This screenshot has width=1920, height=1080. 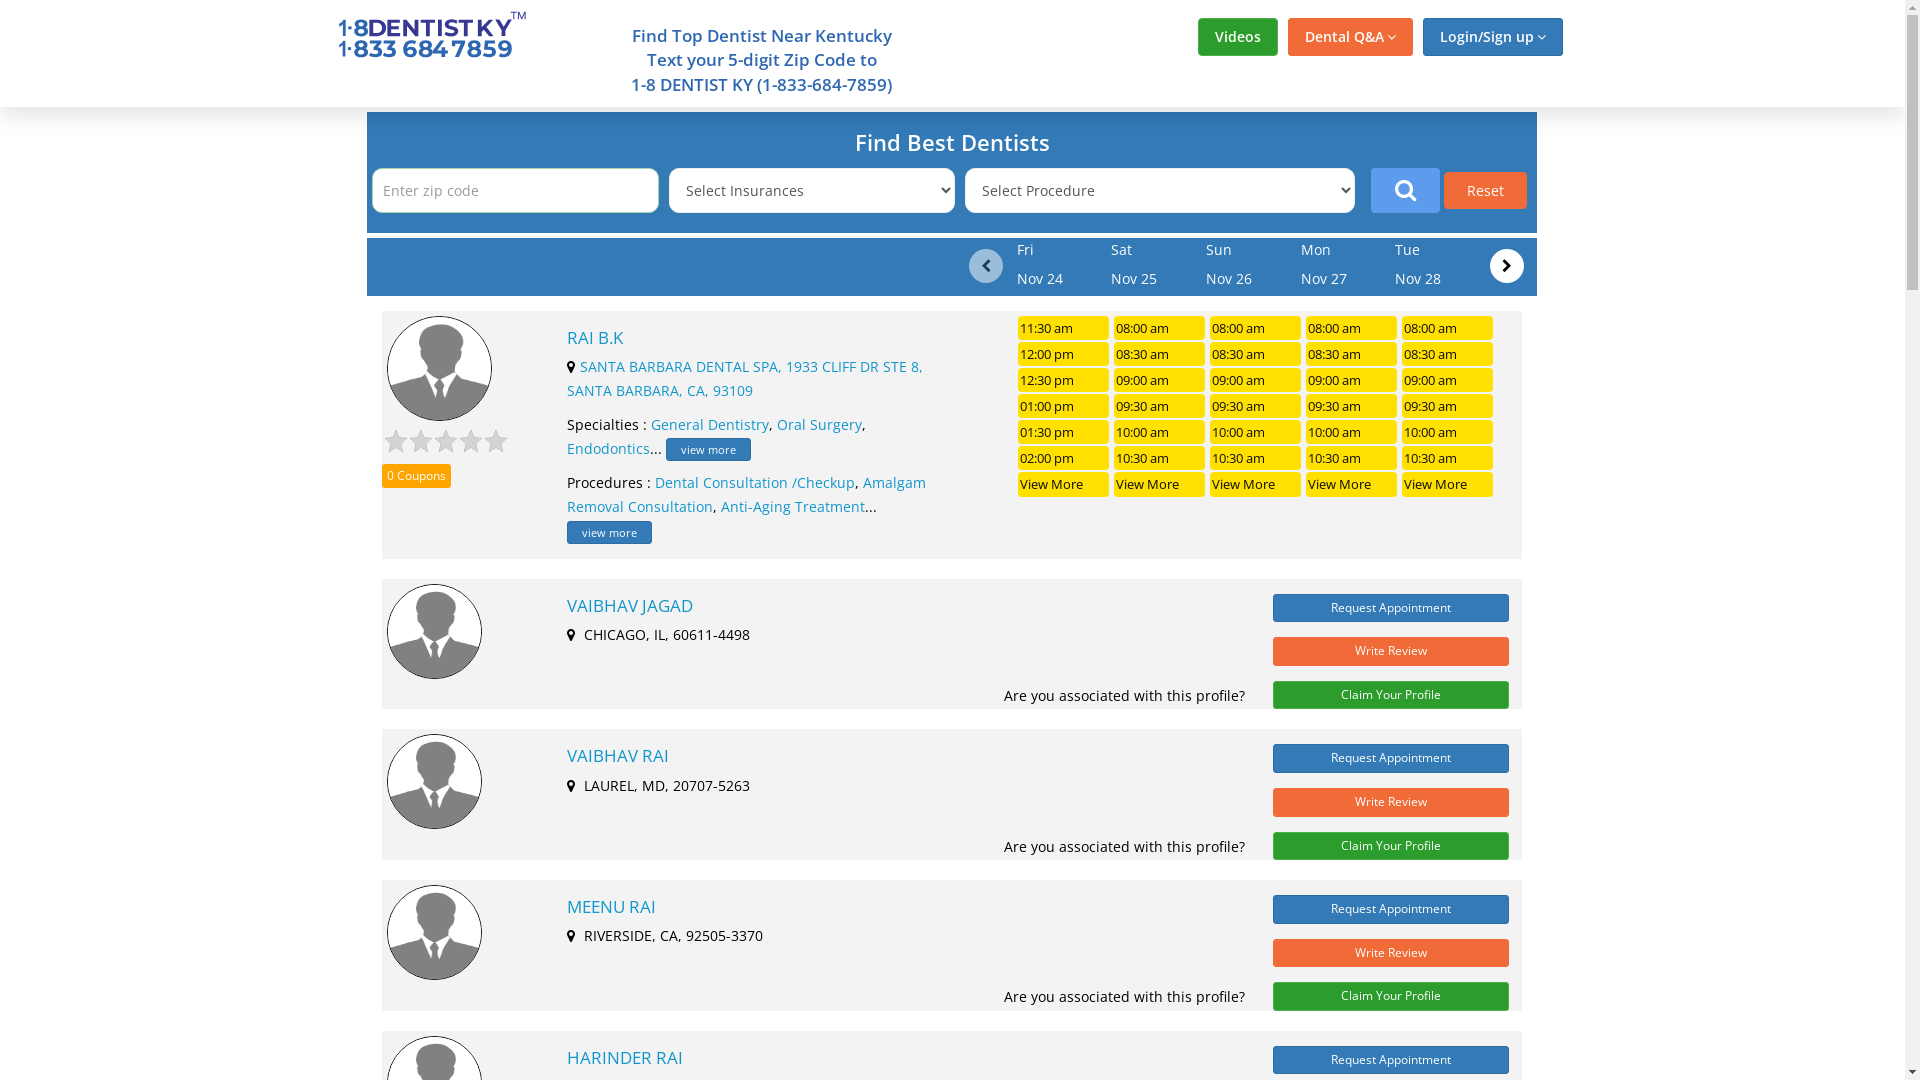 What do you see at coordinates (1062, 458) in the screenshot?
I see `'02:00 pm'` at bounding box center [1062, 458].